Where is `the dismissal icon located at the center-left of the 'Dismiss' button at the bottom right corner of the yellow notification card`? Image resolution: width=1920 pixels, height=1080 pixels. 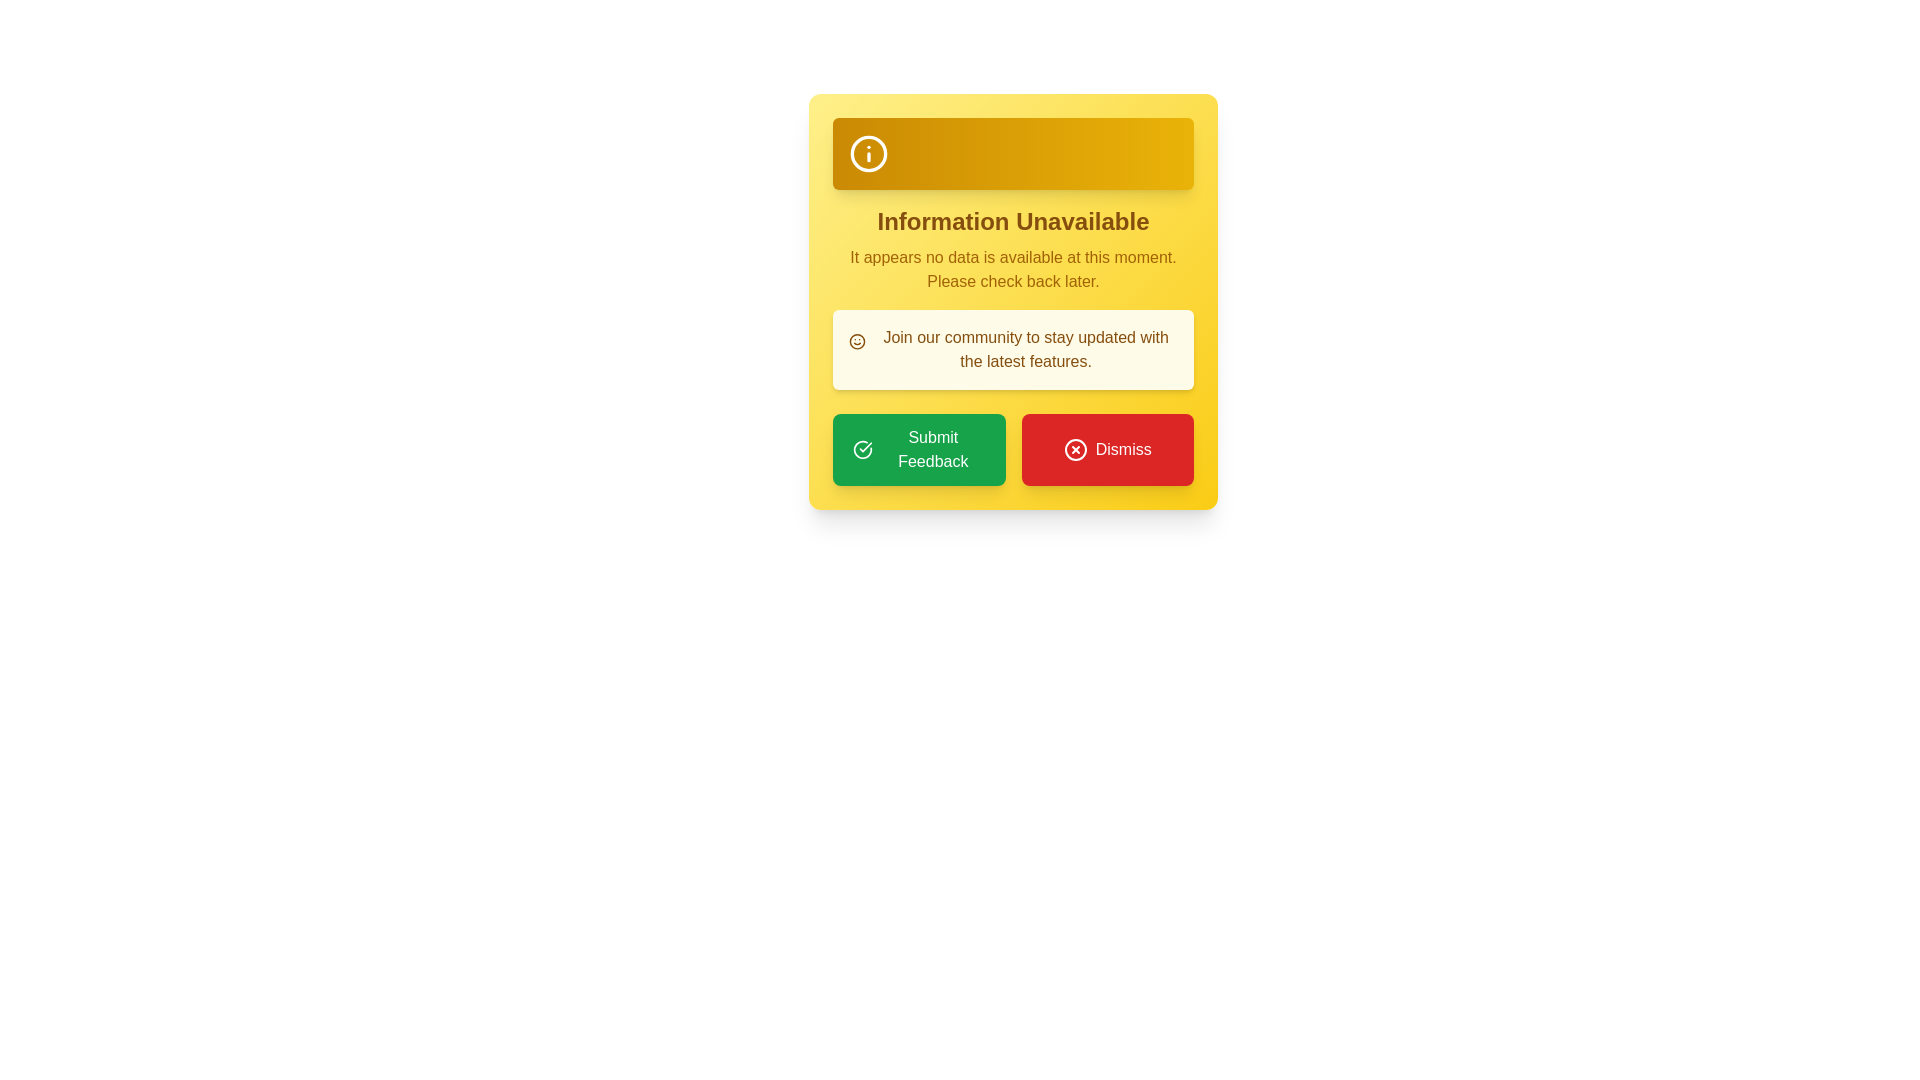
the dismissal icon located at the center-left of the 'Dismiss' button at the bottom right corner of the yellow notification card is located at coordinates (1074, 450).